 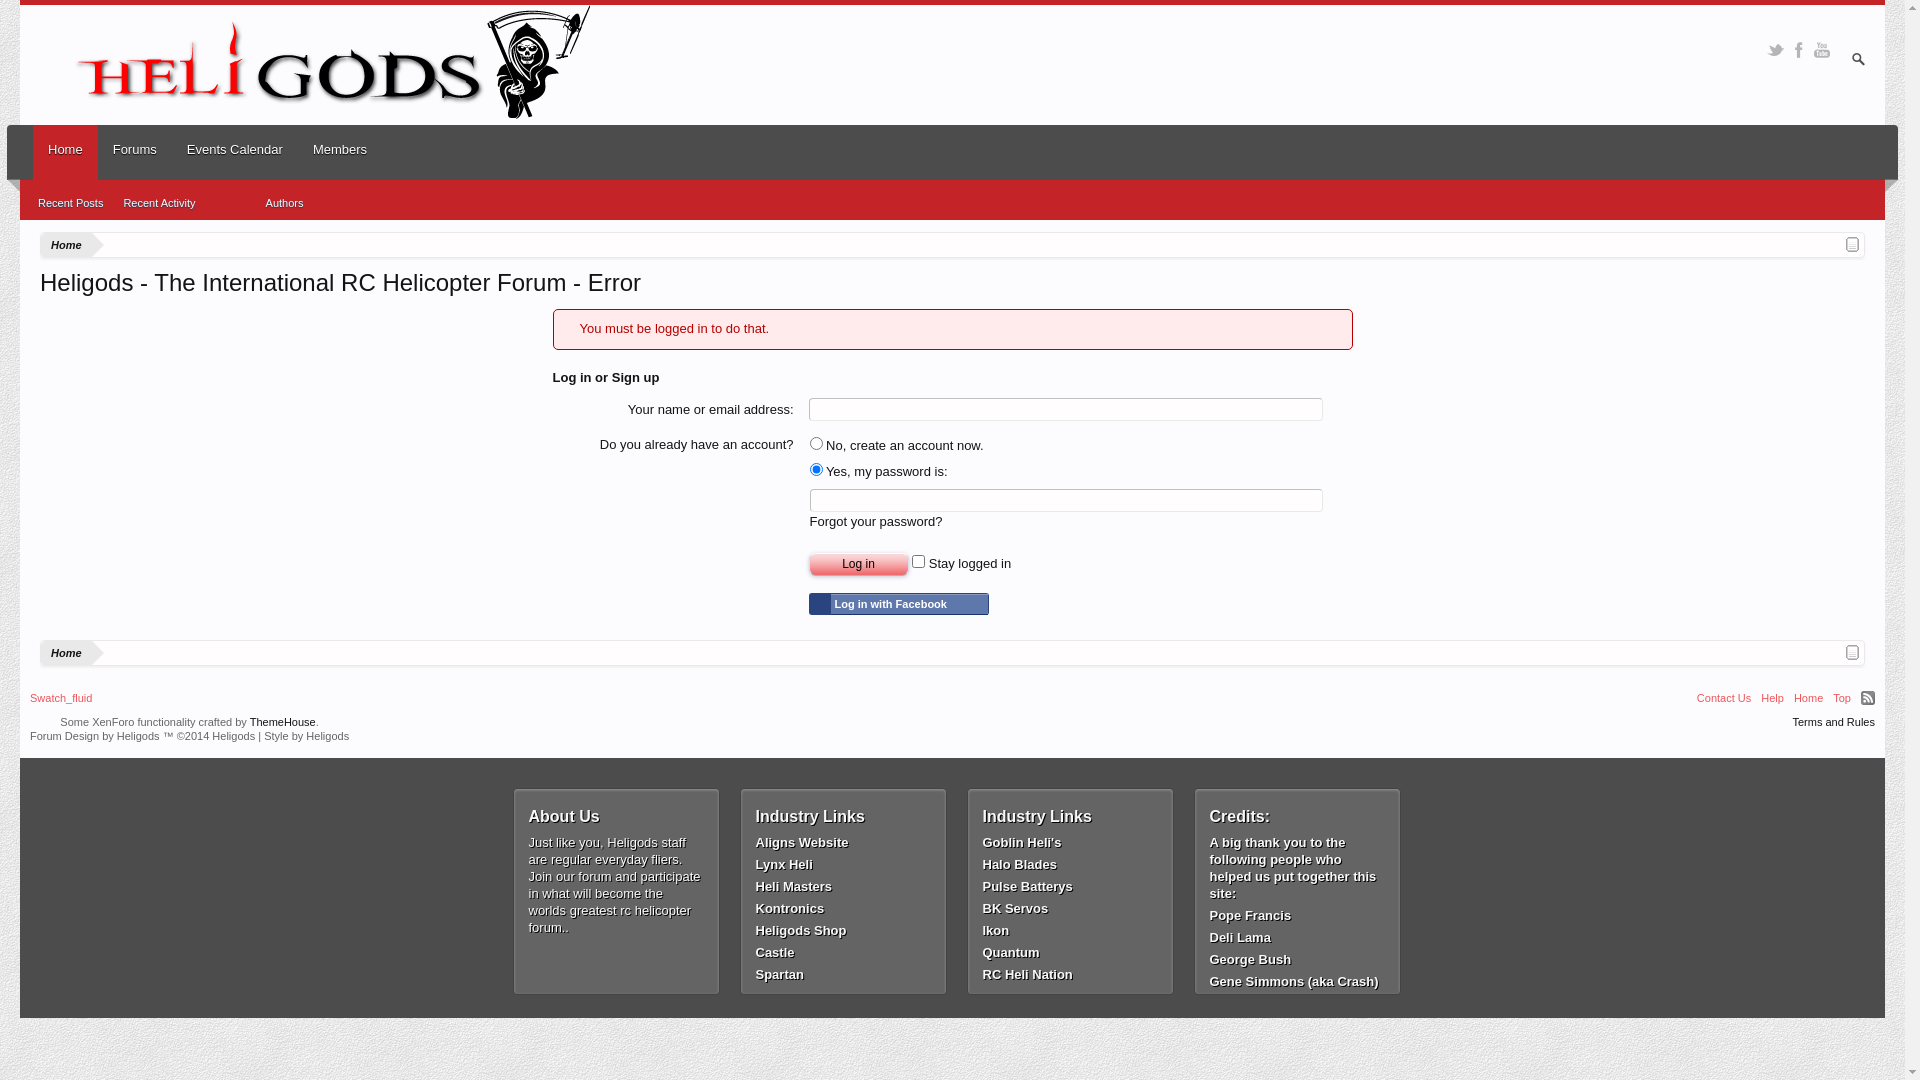 What do you see at coordinates (112, 201) in the screenshot?
I see `'Recent Activity'` at bounding box center [112, 201].